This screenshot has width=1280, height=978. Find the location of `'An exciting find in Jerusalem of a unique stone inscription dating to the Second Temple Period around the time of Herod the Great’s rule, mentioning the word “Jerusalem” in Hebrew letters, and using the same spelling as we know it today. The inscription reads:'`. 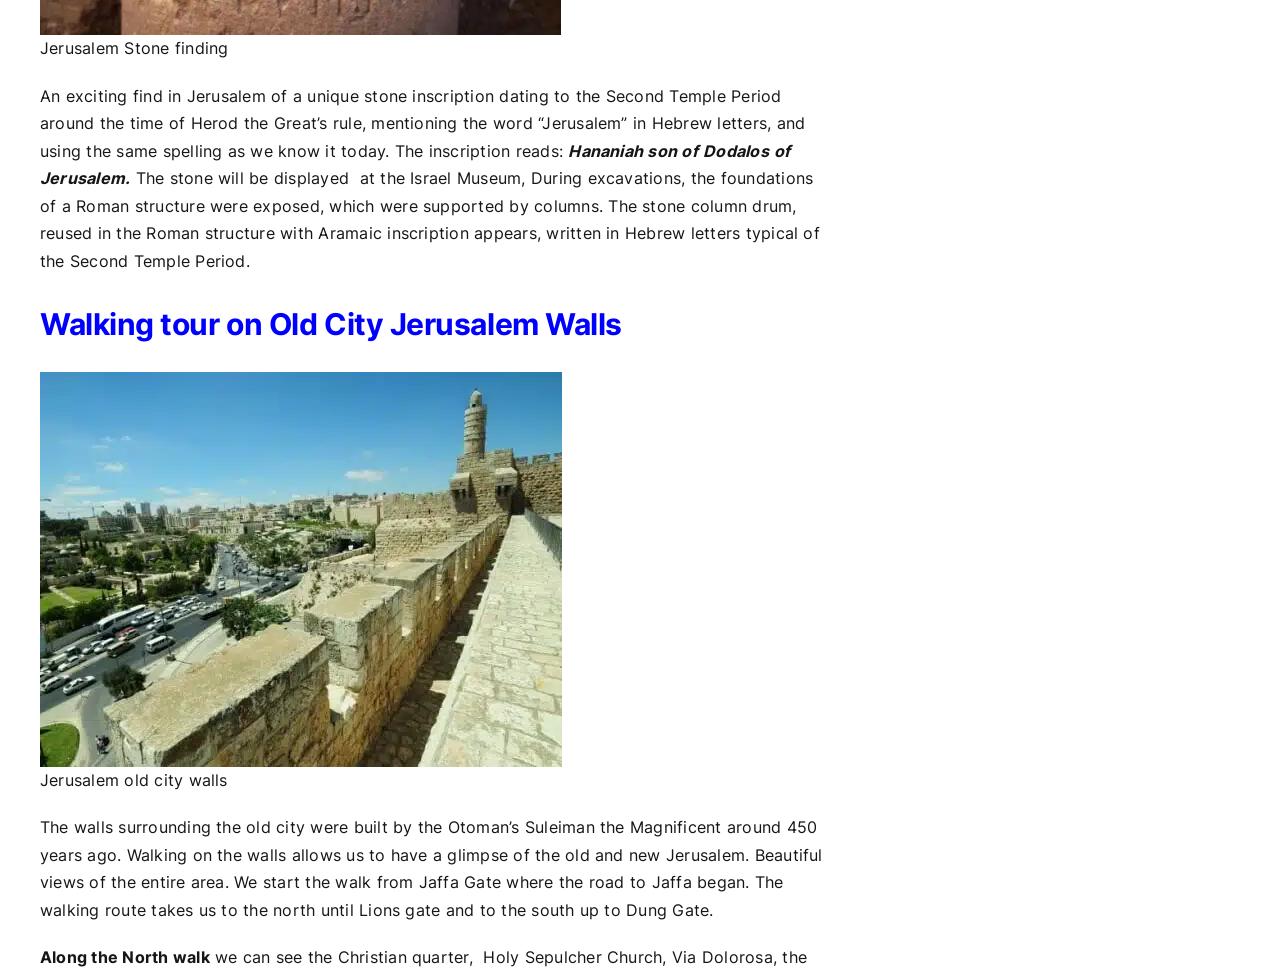

'An exciting find in Jerusalem of a unique stone inscription dating to the Second Temple Period around the time of Herod the Great’s rule, mentioning the word “Jerusalem” in Hebrew letters, and using the same spelling as we know it today. The inscription reads:' is located at coordinates (39, 122).